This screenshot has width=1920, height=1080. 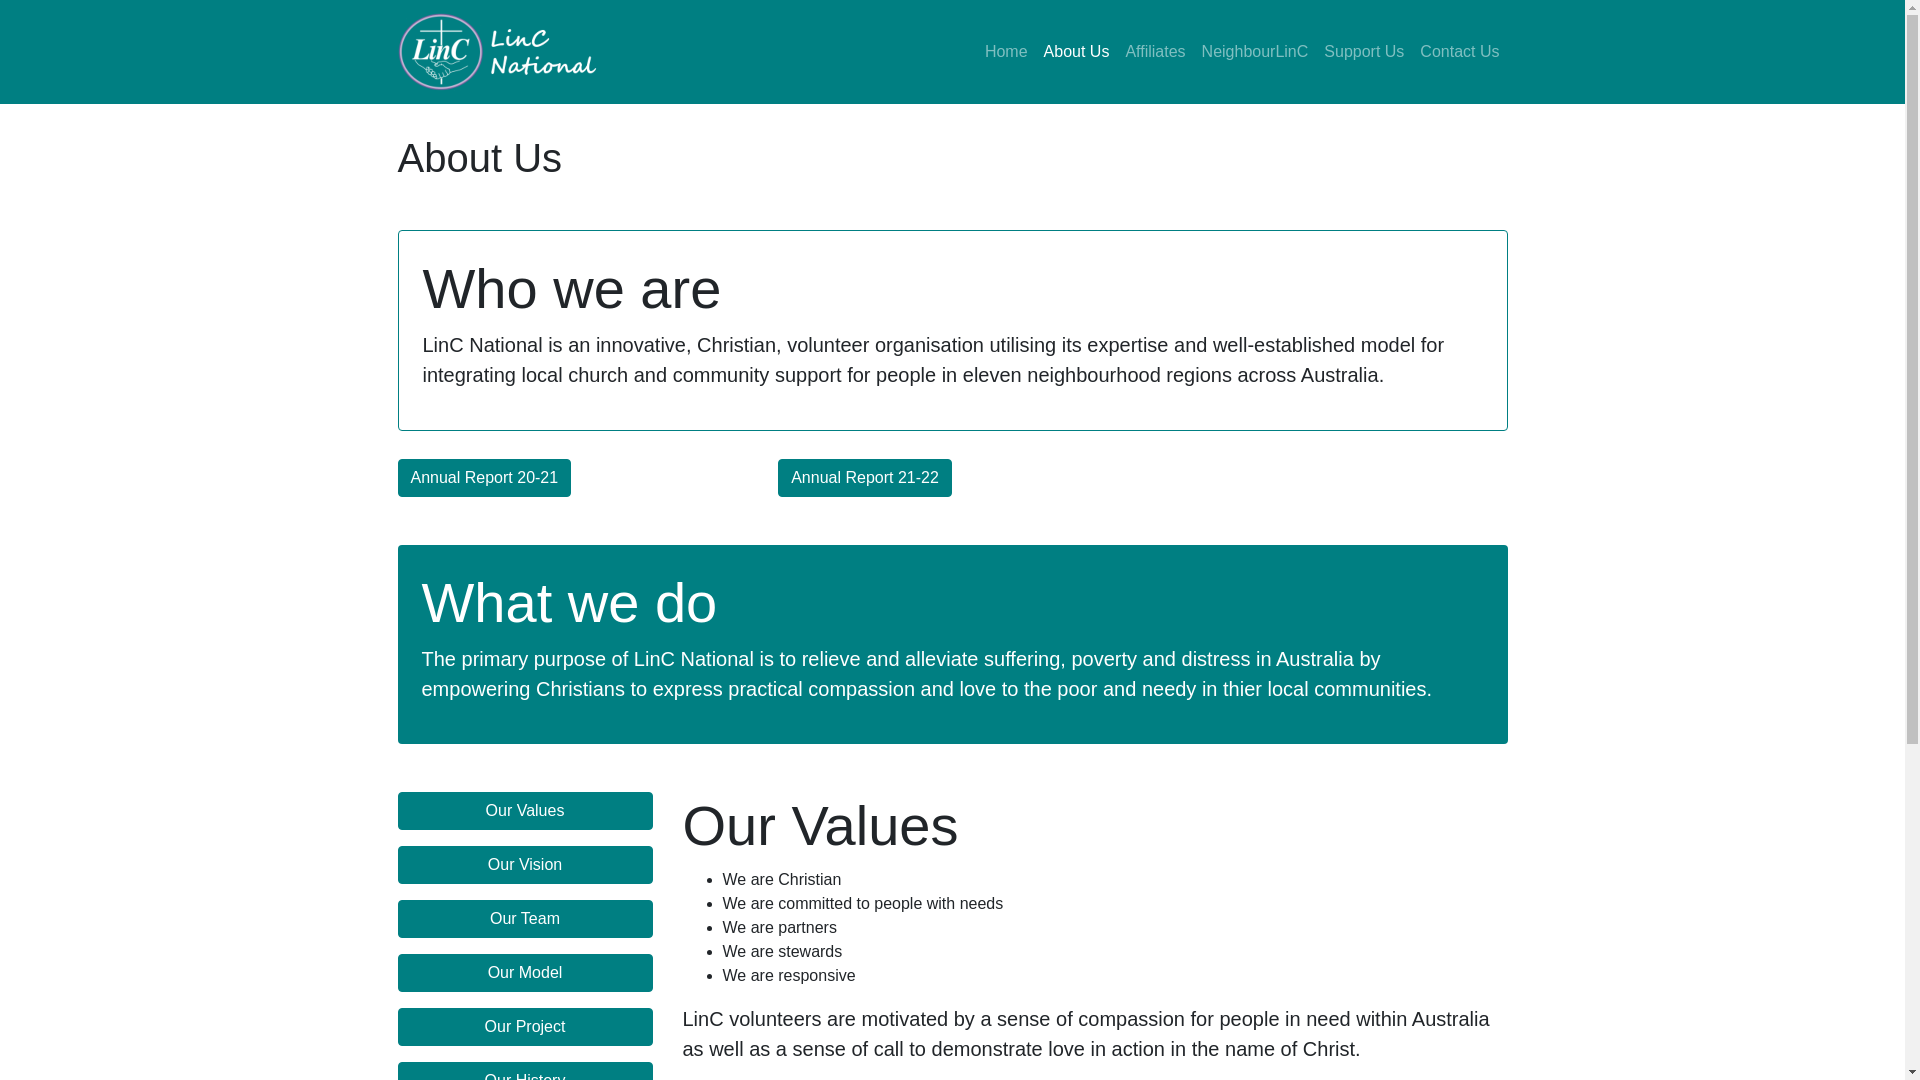 What do you see at coordinates (525, 971) in the screenshot?
I see `'Our Model'` at bounding box center [525, 971].